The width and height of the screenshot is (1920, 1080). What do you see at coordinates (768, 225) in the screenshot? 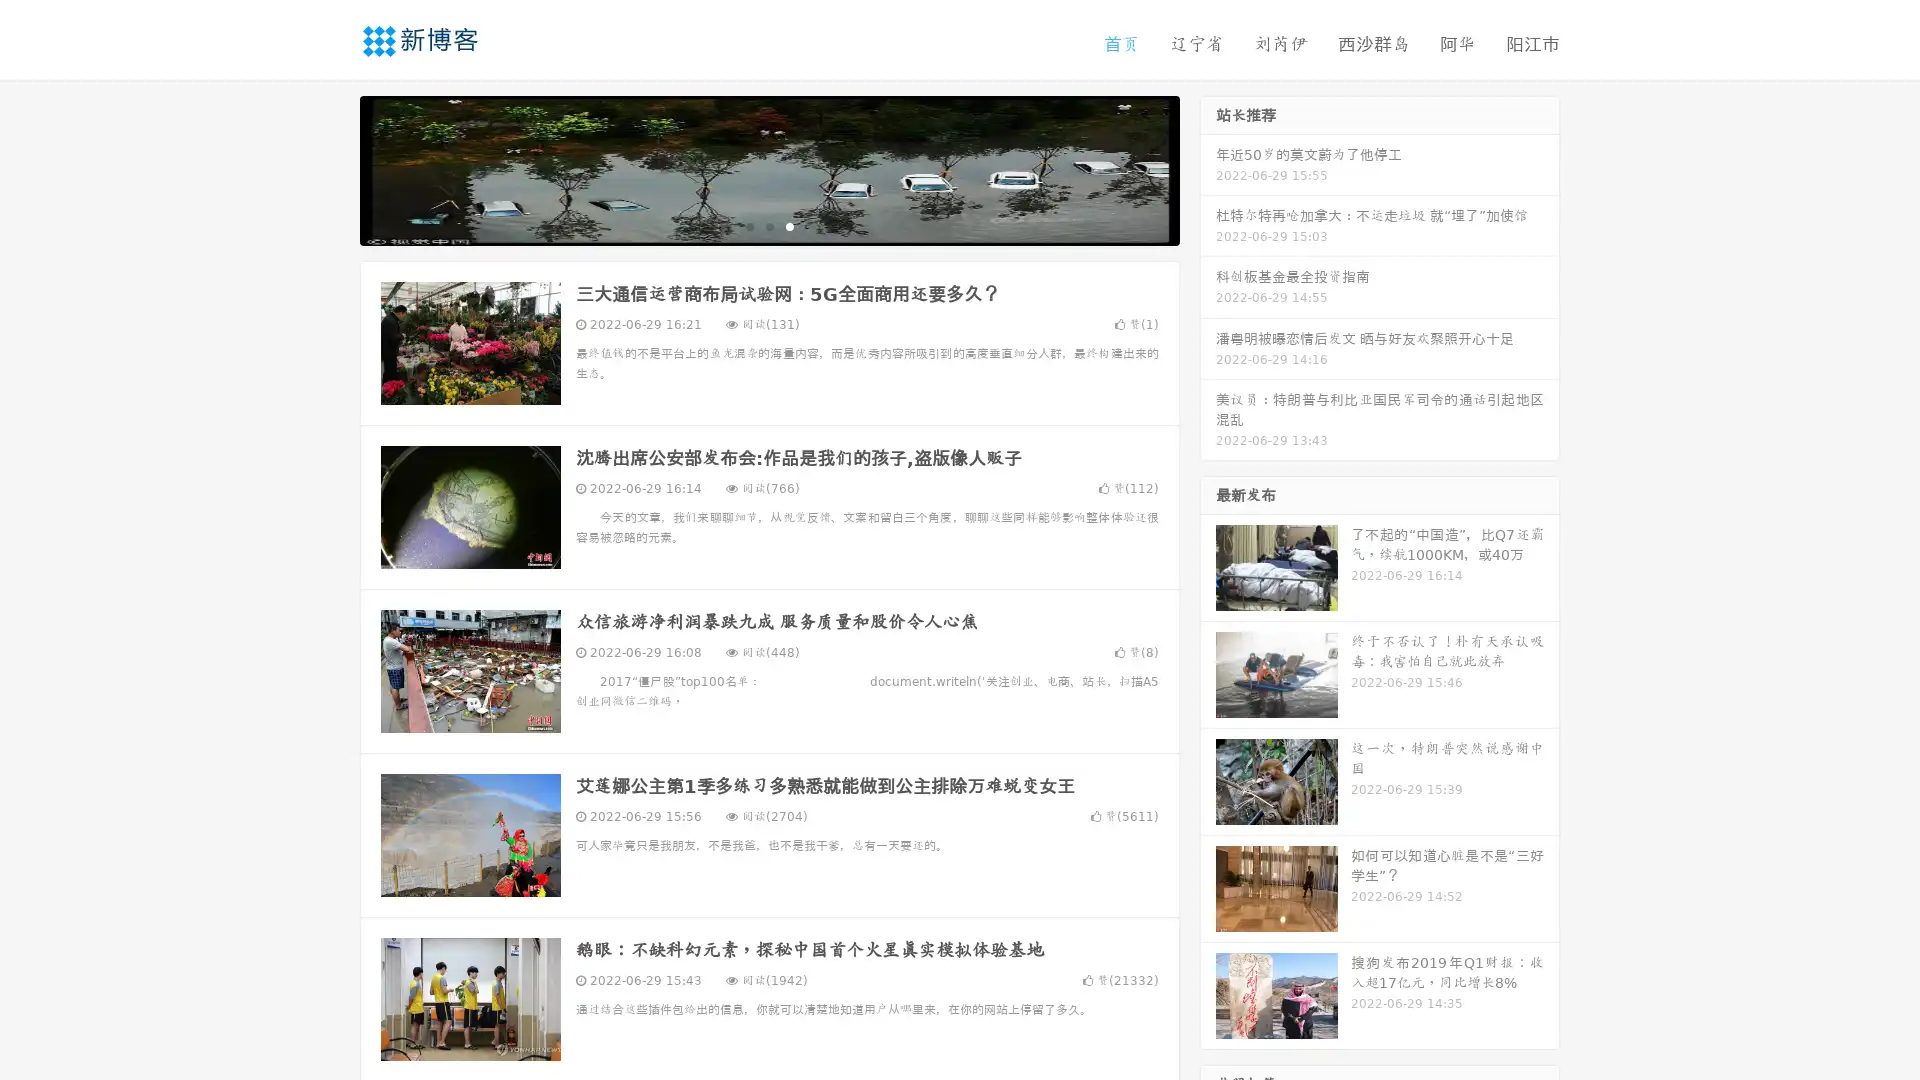
I see `Go to slide 2` at bounding box center [768, 225].